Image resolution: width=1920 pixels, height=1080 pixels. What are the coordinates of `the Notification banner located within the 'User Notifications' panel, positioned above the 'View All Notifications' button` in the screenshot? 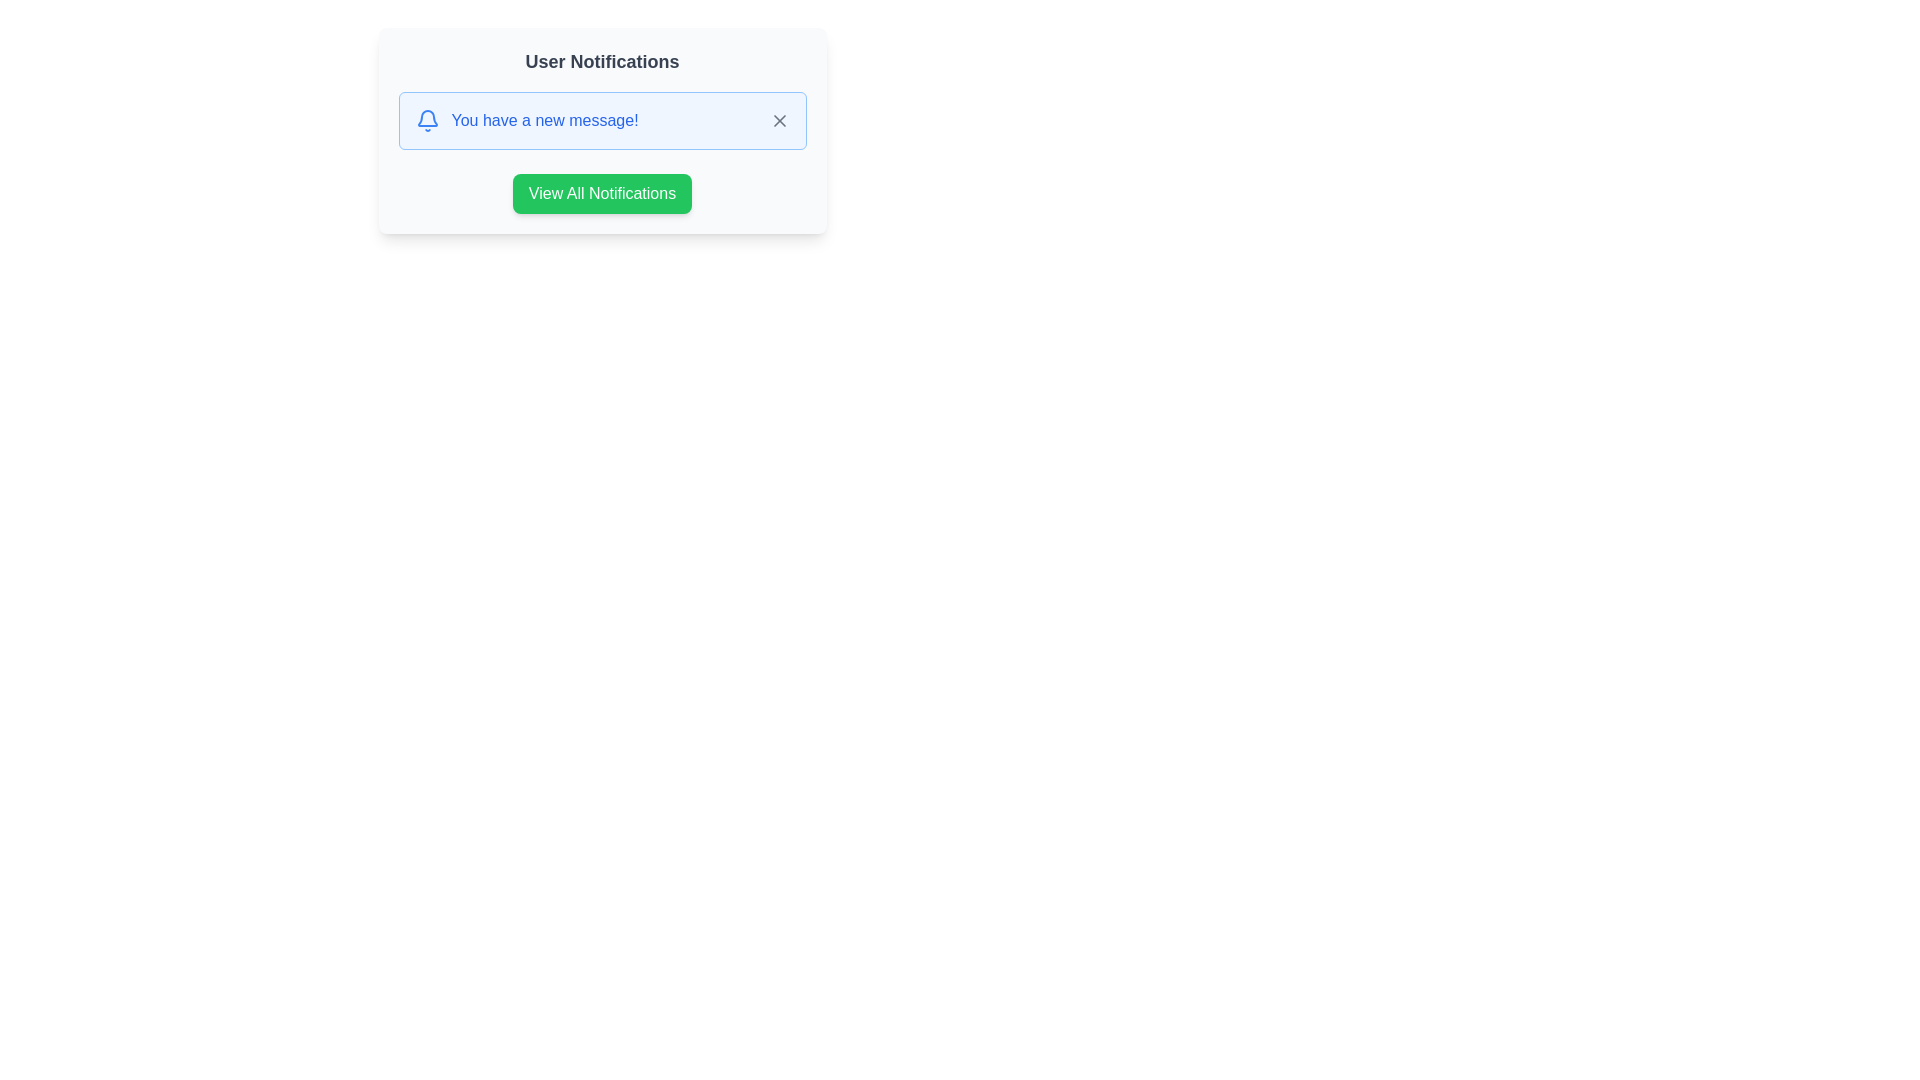 It's located at (601, 120).